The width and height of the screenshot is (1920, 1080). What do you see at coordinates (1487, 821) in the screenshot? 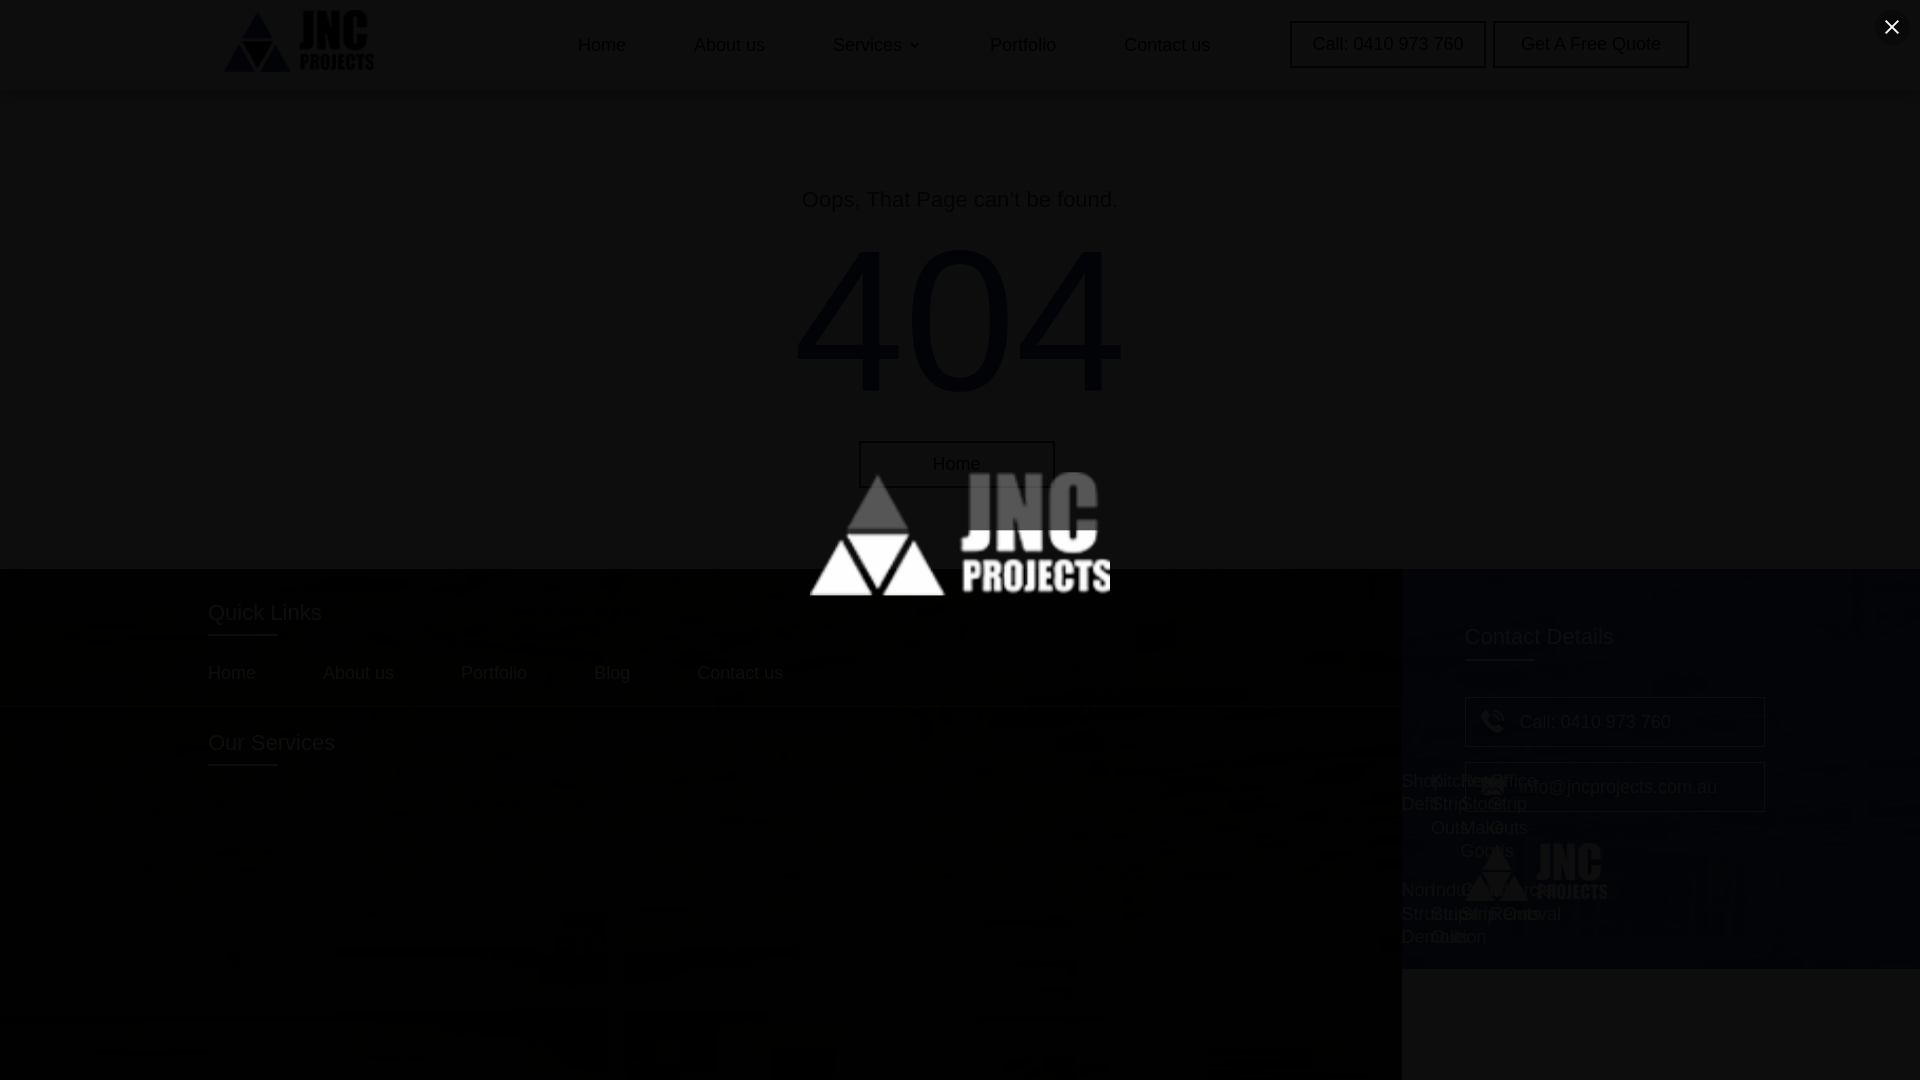
I see `'Retail Store Make Goods'` at bounding box center [1487, 821].